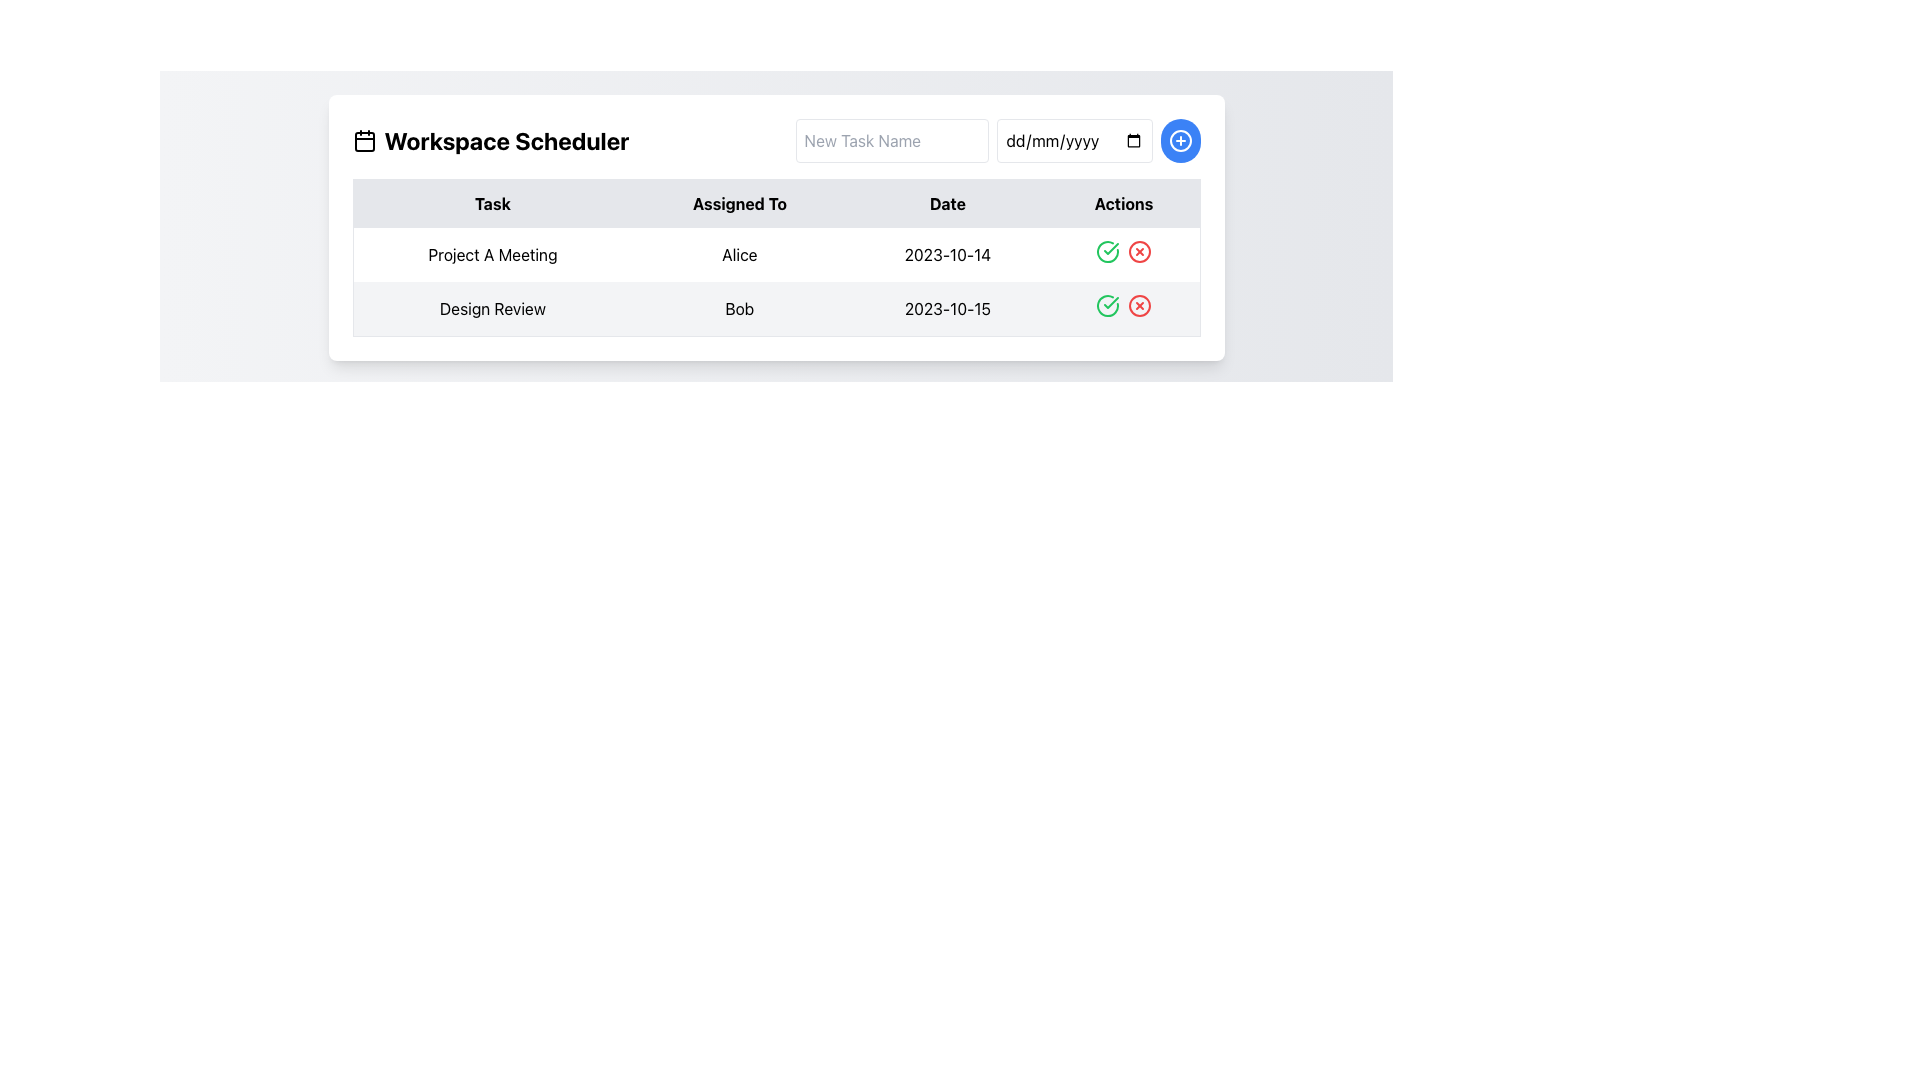 The image size is (1920, 1080). What do you see at coordinates (946, 203) in the screenshot?
I see `the 'Date' column header in the table, which is the third column header located between 'Assigned To' and 'Actions'` at bounding box center [946, 203].